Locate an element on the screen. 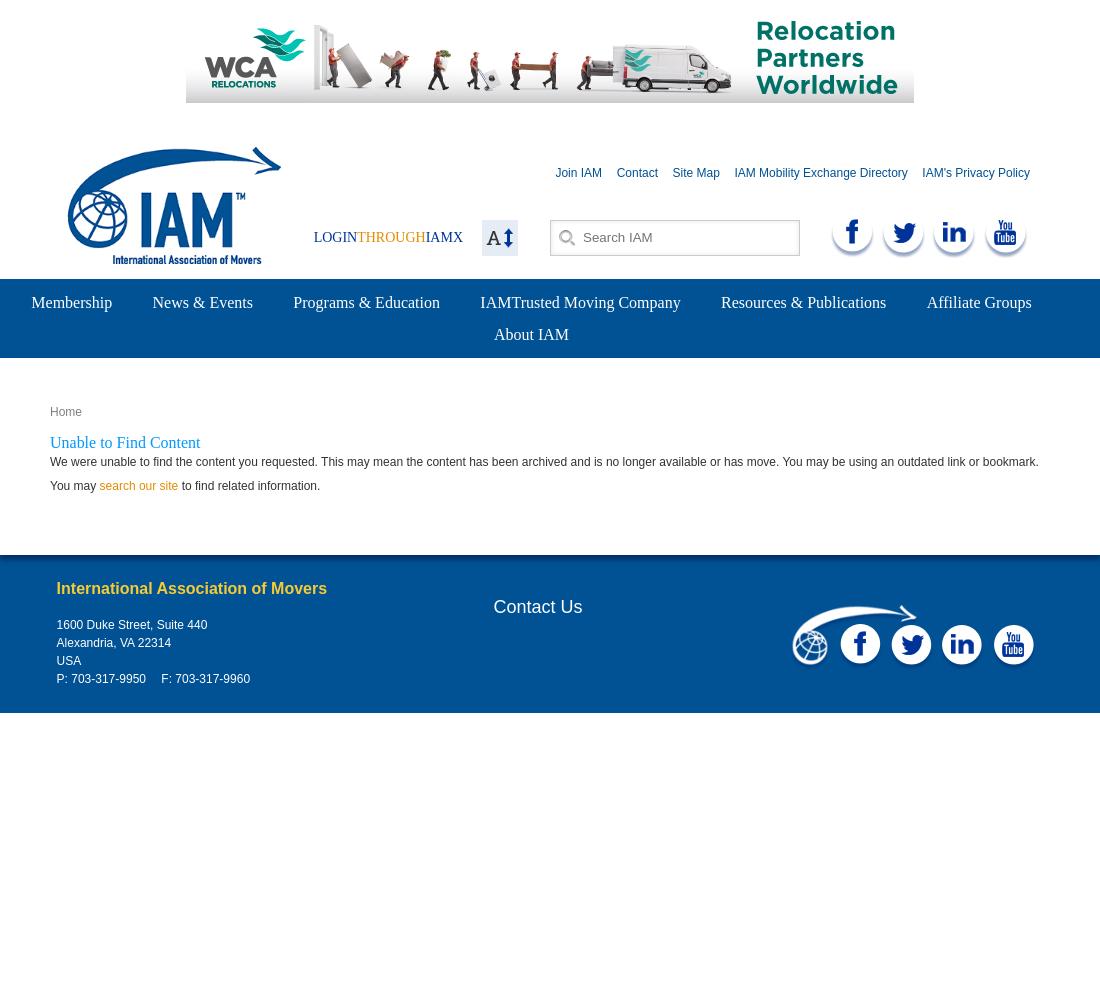 This screenshot has height=1000, width=1100. 'Alexandria, VA  22314' is located at coordinates (113, 643).